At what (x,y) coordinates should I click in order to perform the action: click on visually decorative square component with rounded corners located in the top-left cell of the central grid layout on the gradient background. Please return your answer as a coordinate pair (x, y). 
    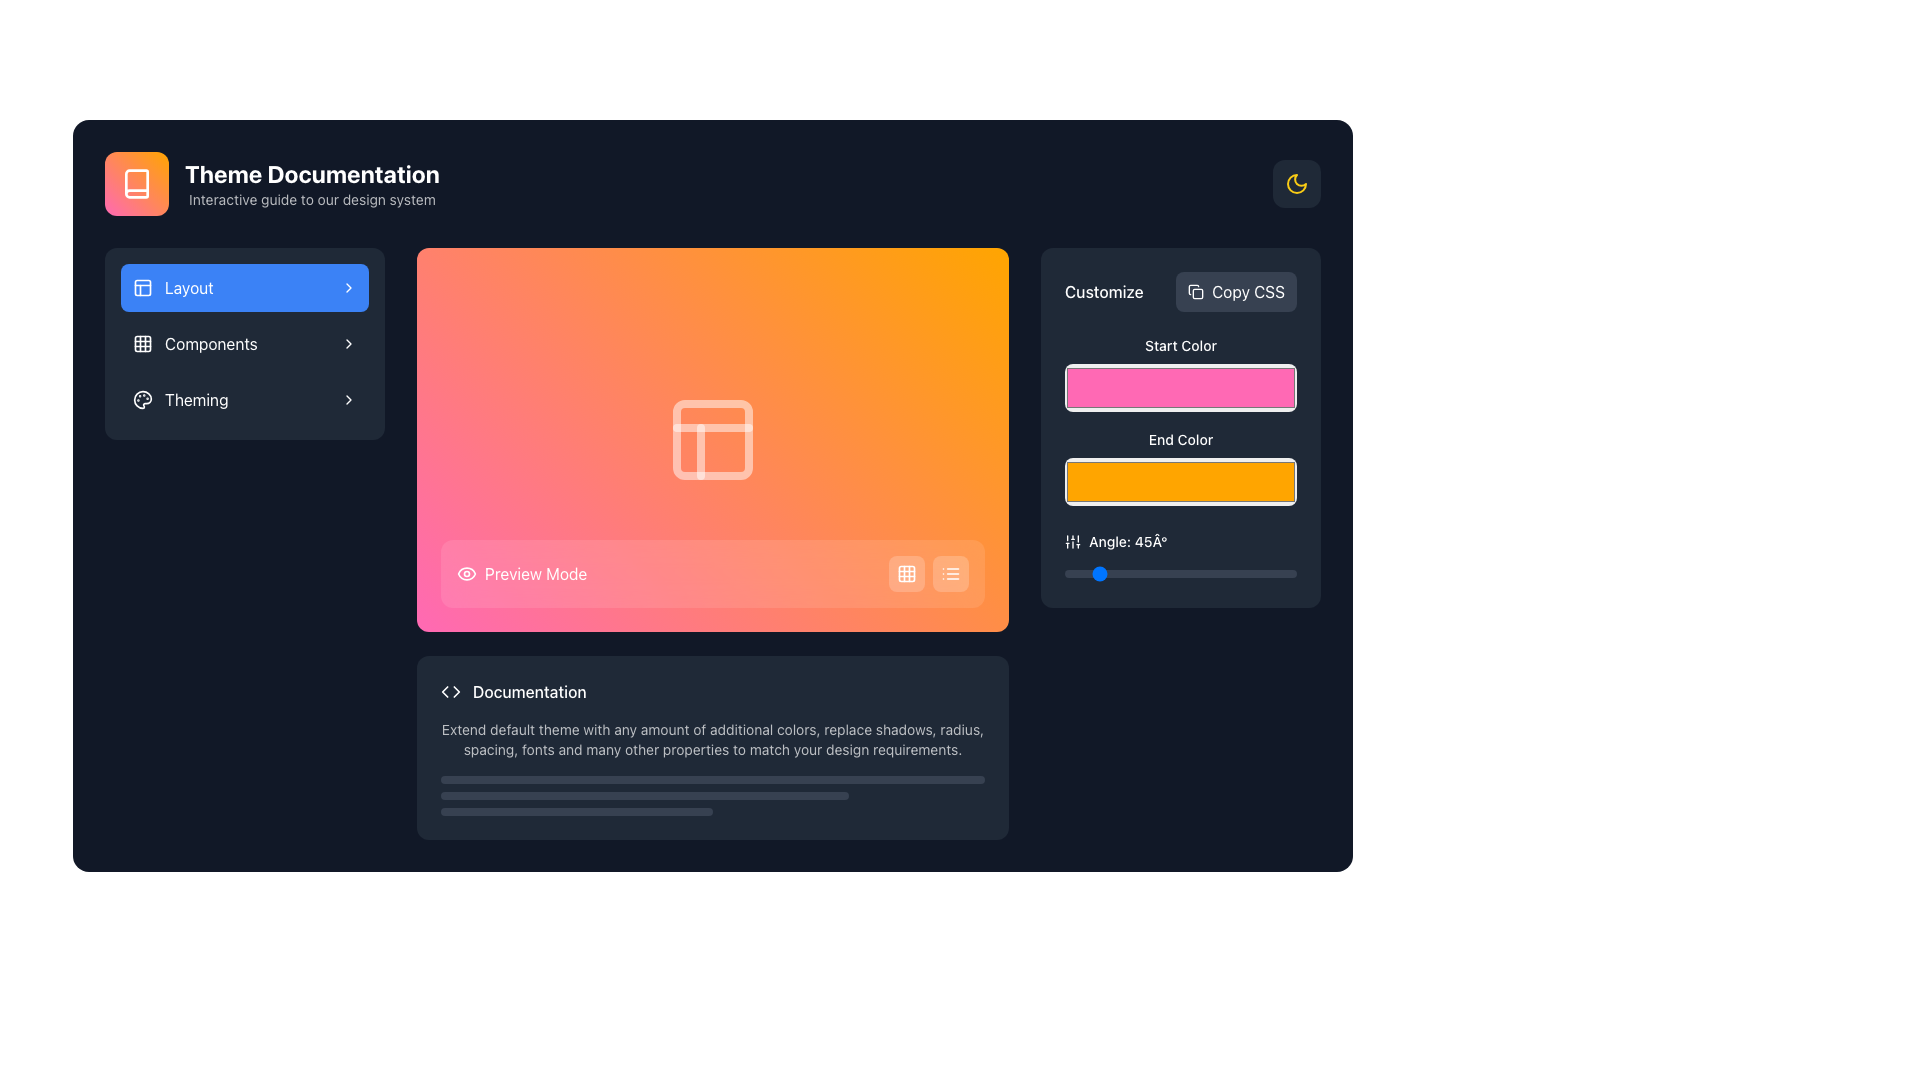
    Looking at the image, I should click on (713, 438).